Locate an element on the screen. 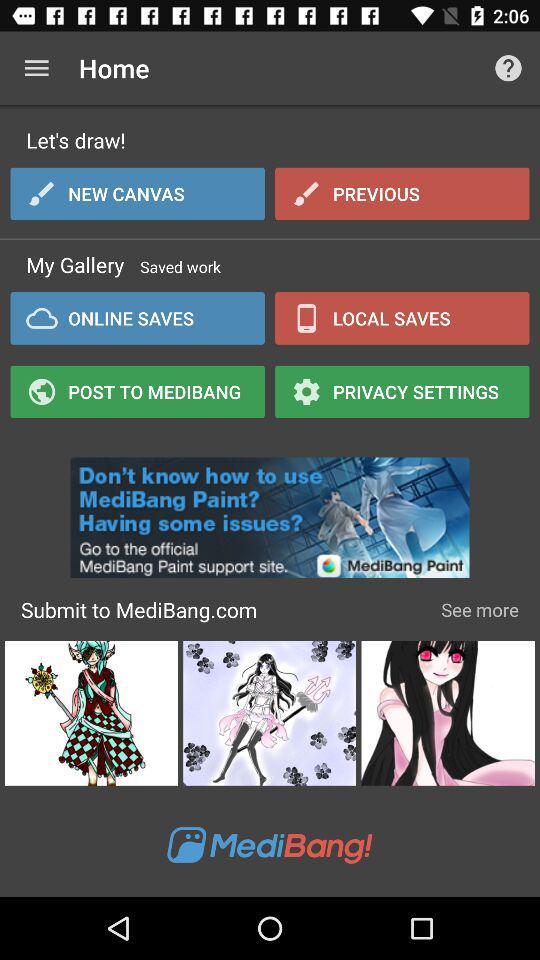  advertisements button is located at coordinates (270, 511).